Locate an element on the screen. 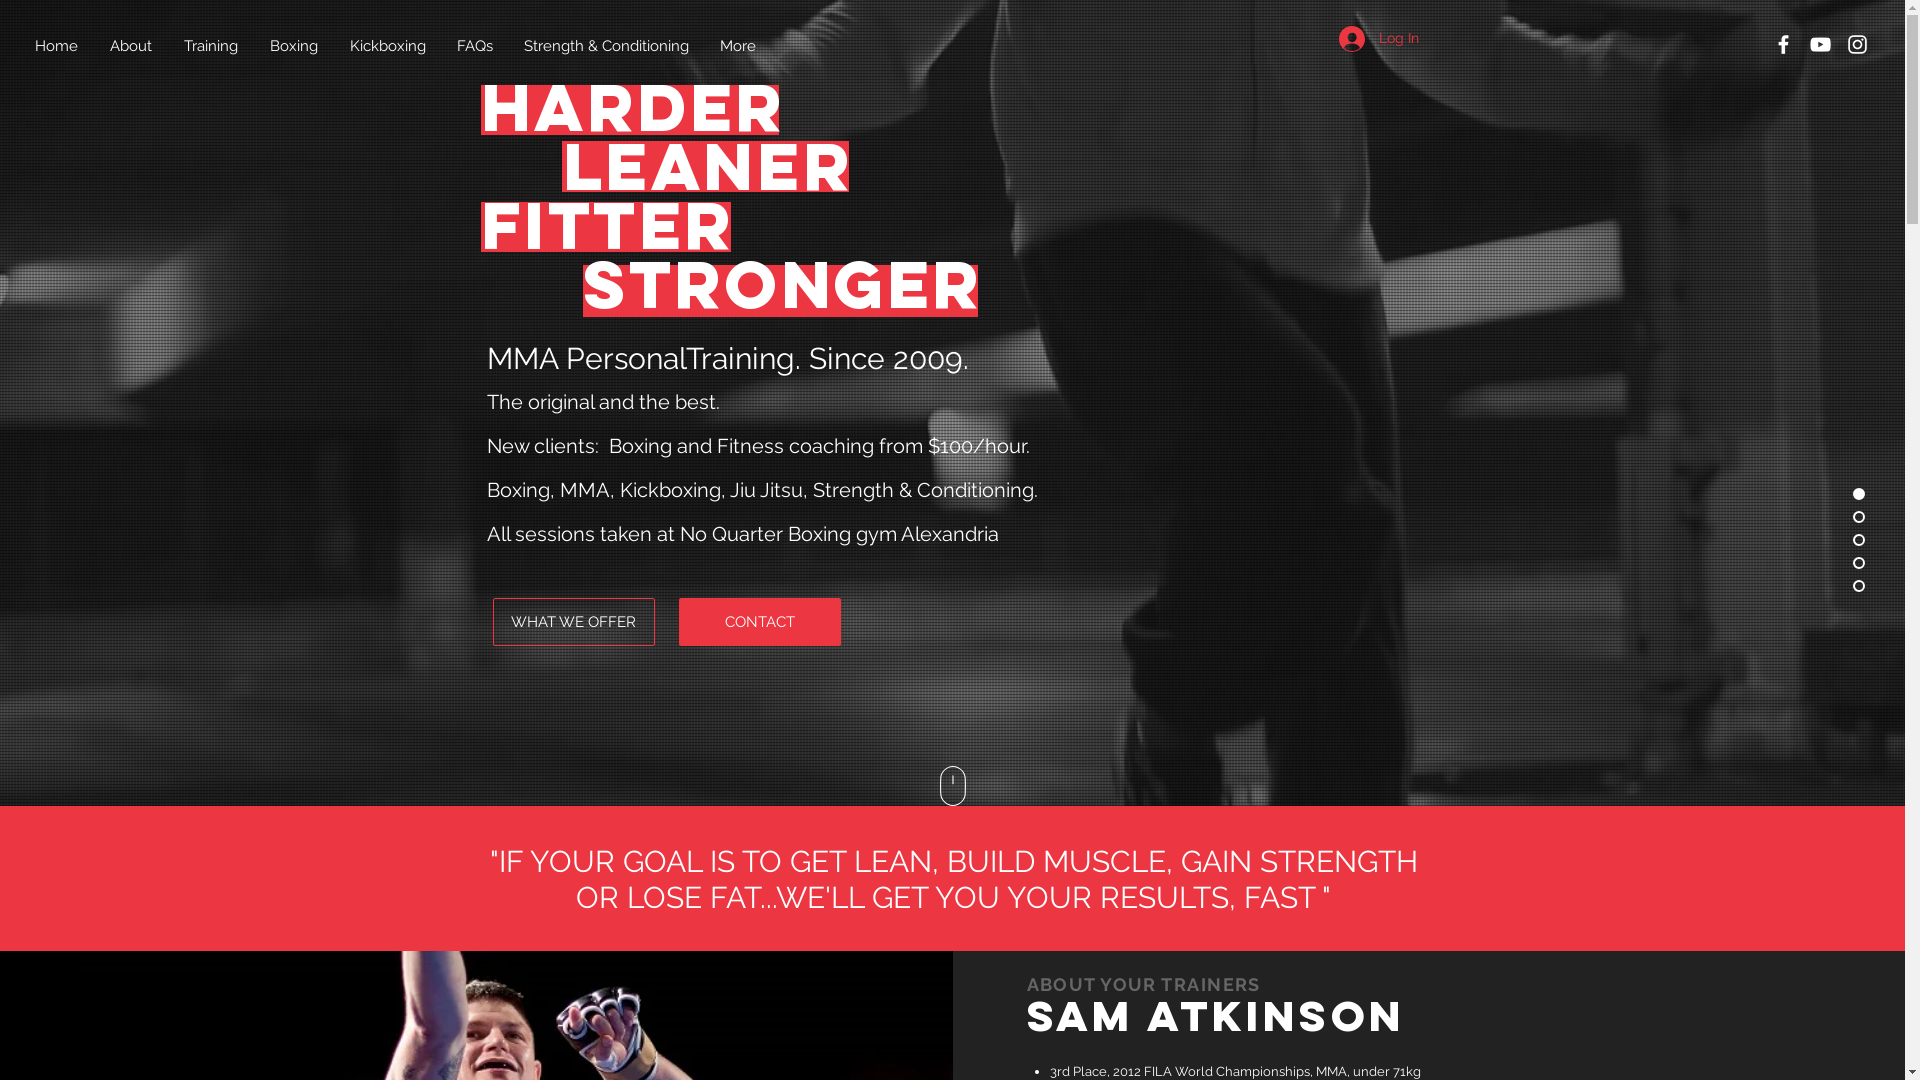  'CONTACT' is located at coordinates (757, 620).